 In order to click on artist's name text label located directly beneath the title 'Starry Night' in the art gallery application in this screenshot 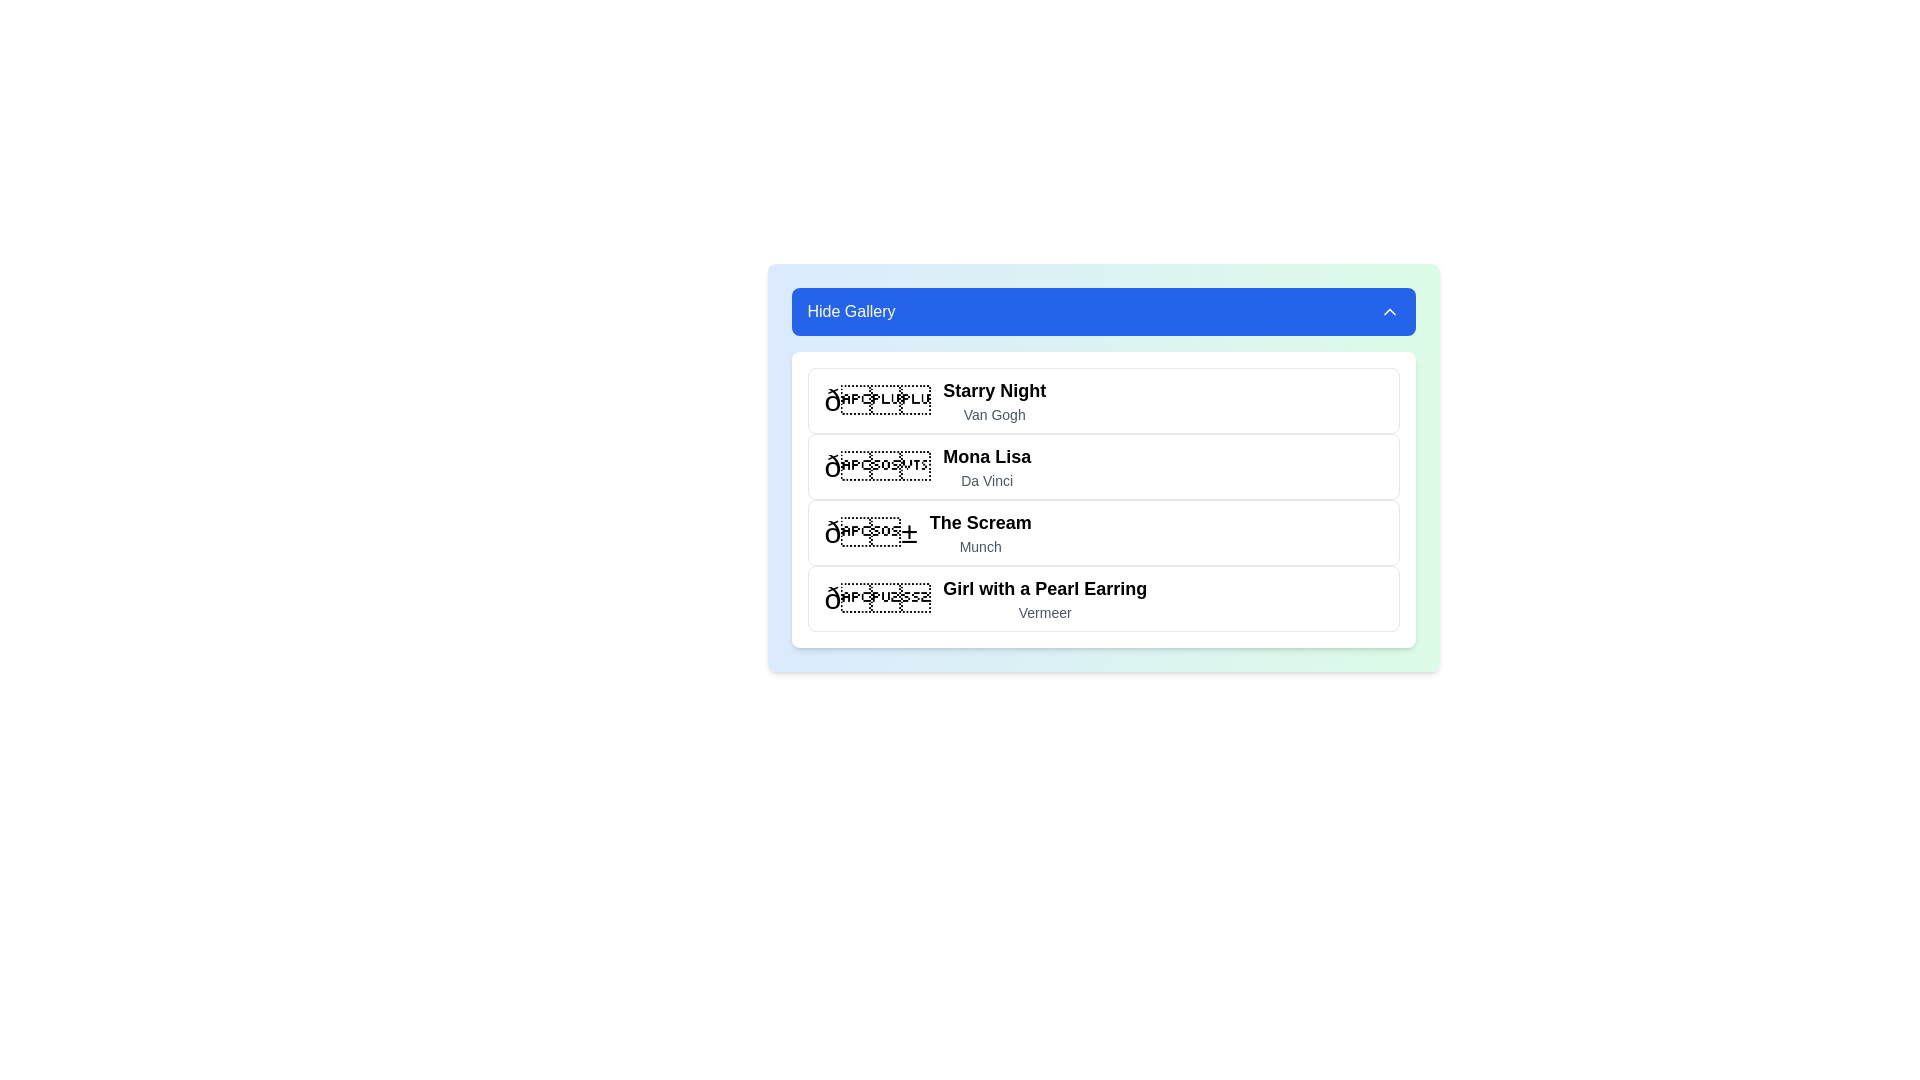, I will do `click(994, 414)`.